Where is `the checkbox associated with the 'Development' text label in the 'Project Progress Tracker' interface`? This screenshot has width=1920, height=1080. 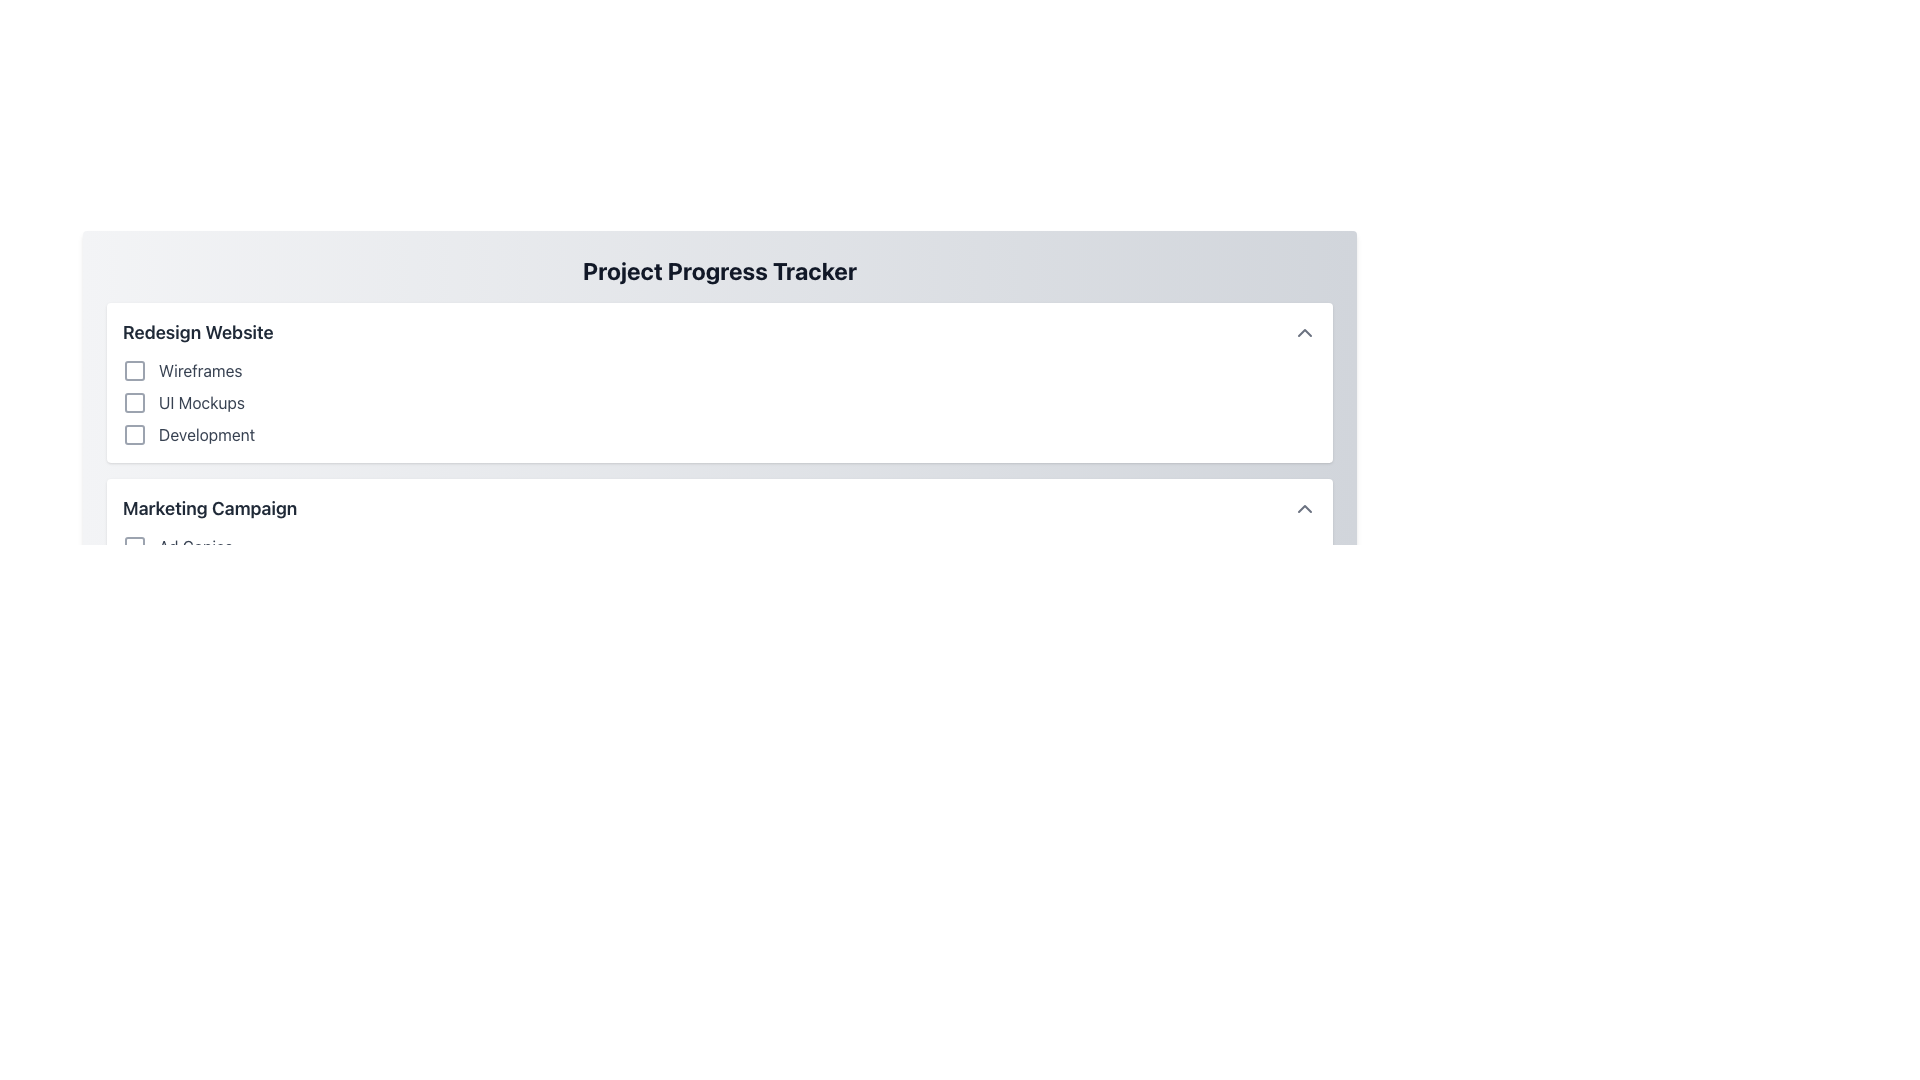 the checkbox associated with the 'Development' text label in the 'Project Progress Tracker' interface is located at coordinates (207, 434).